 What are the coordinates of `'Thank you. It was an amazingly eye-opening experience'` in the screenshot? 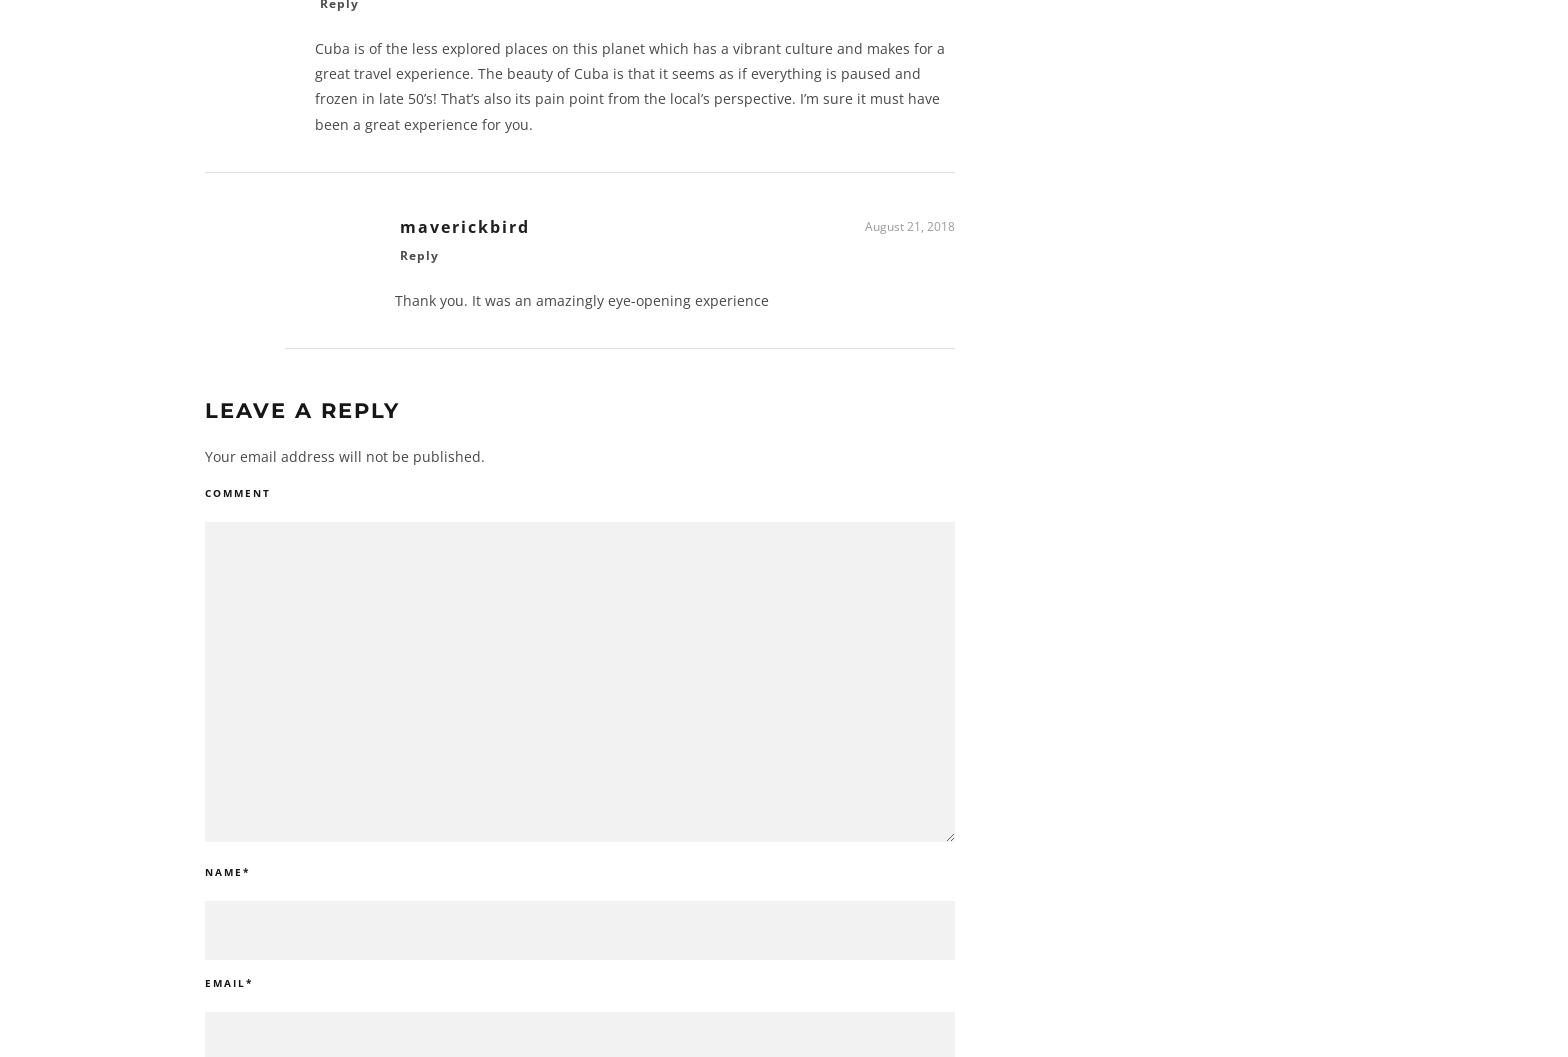 It's located at (582, 307).